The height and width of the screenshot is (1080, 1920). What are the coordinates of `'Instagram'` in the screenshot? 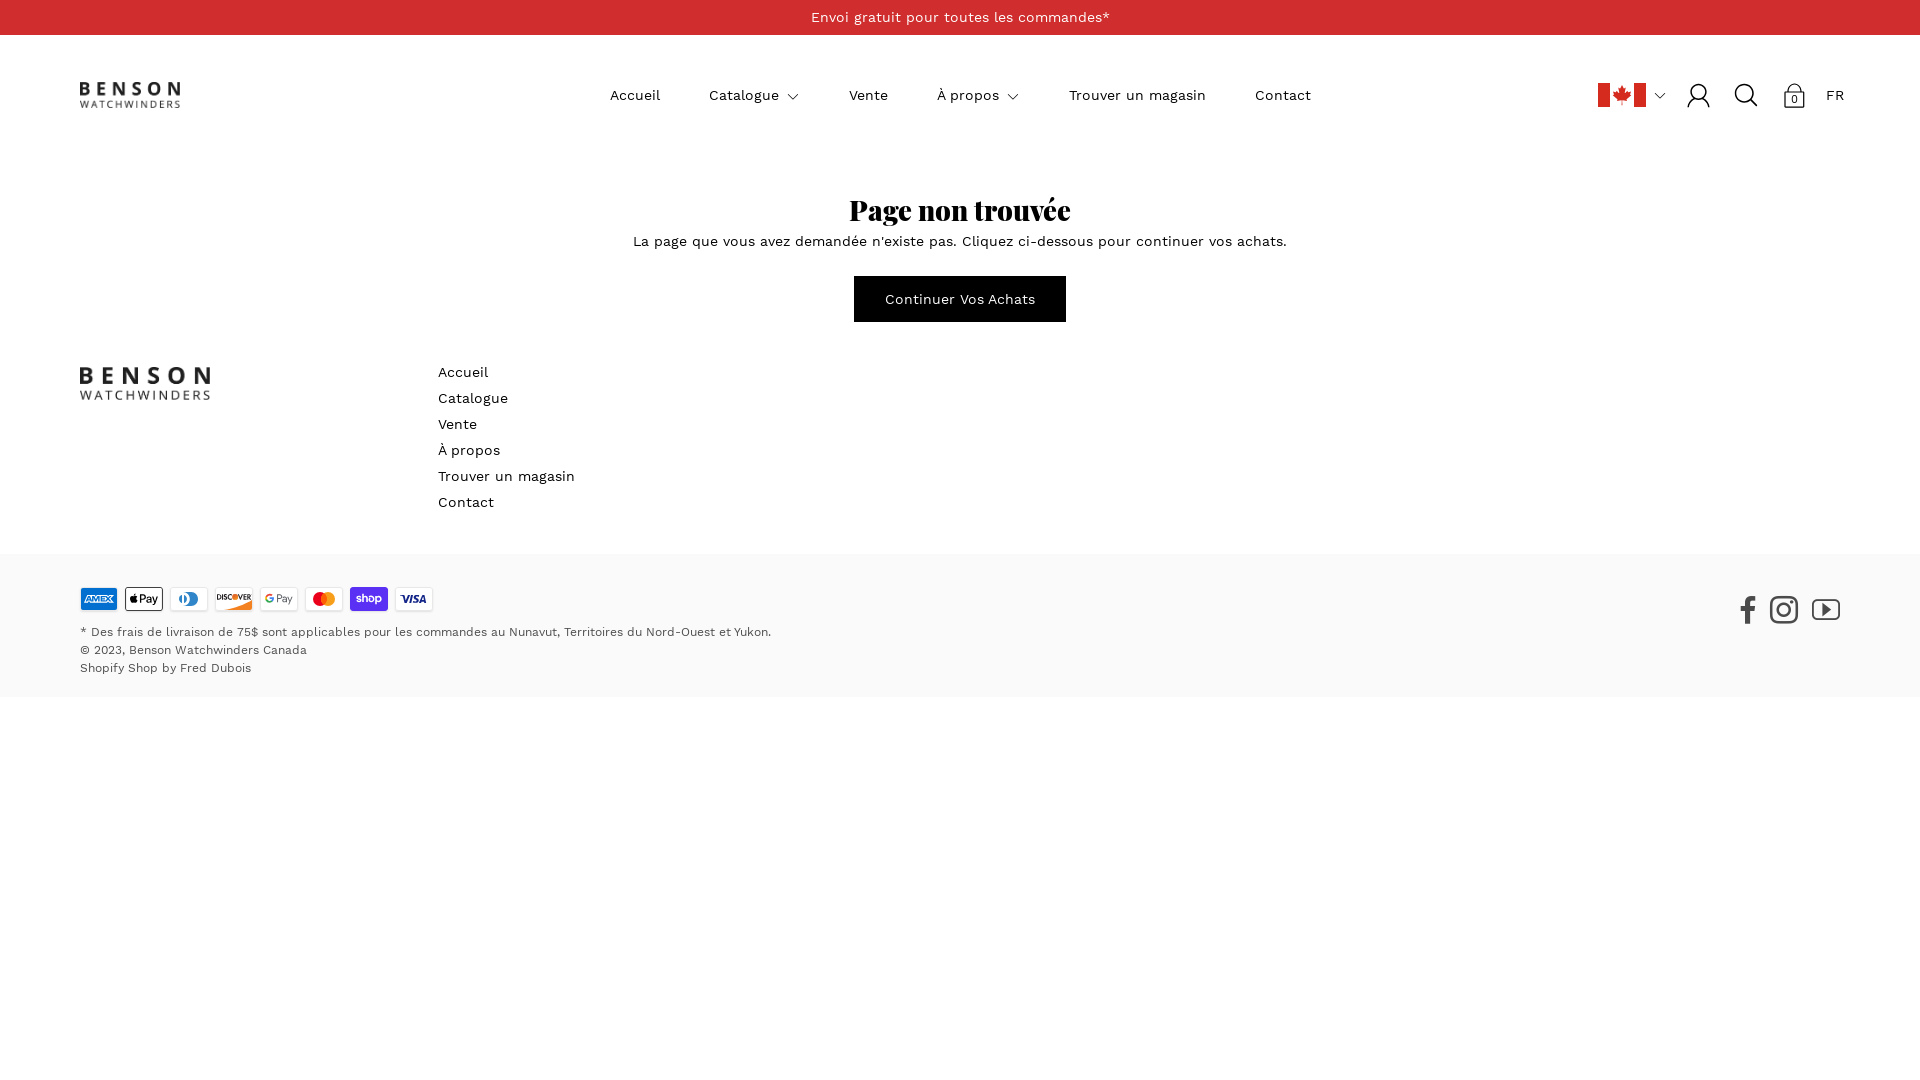 It's located at (1784, 605).